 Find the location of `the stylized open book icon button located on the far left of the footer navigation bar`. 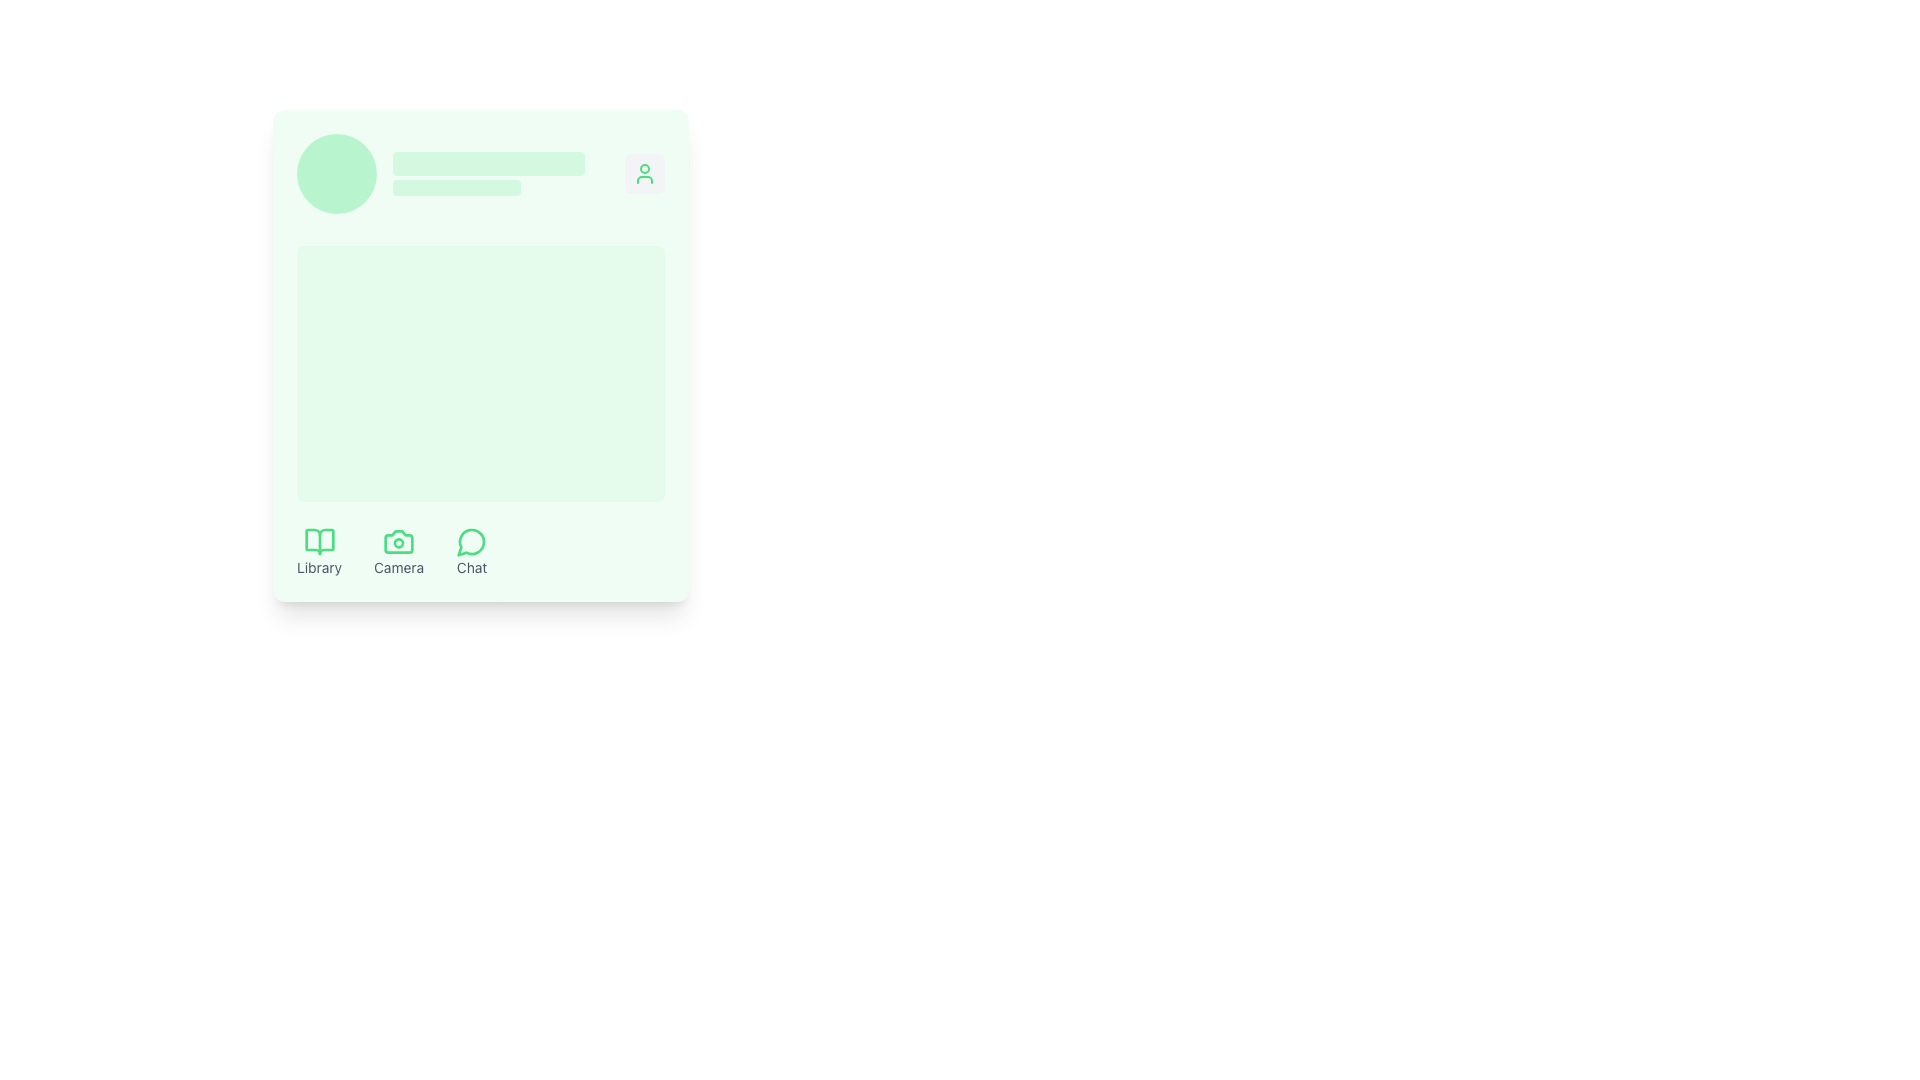

the stylized open book icon button located on the far left of the footer navigation bar is located at coordinates (318, 542).